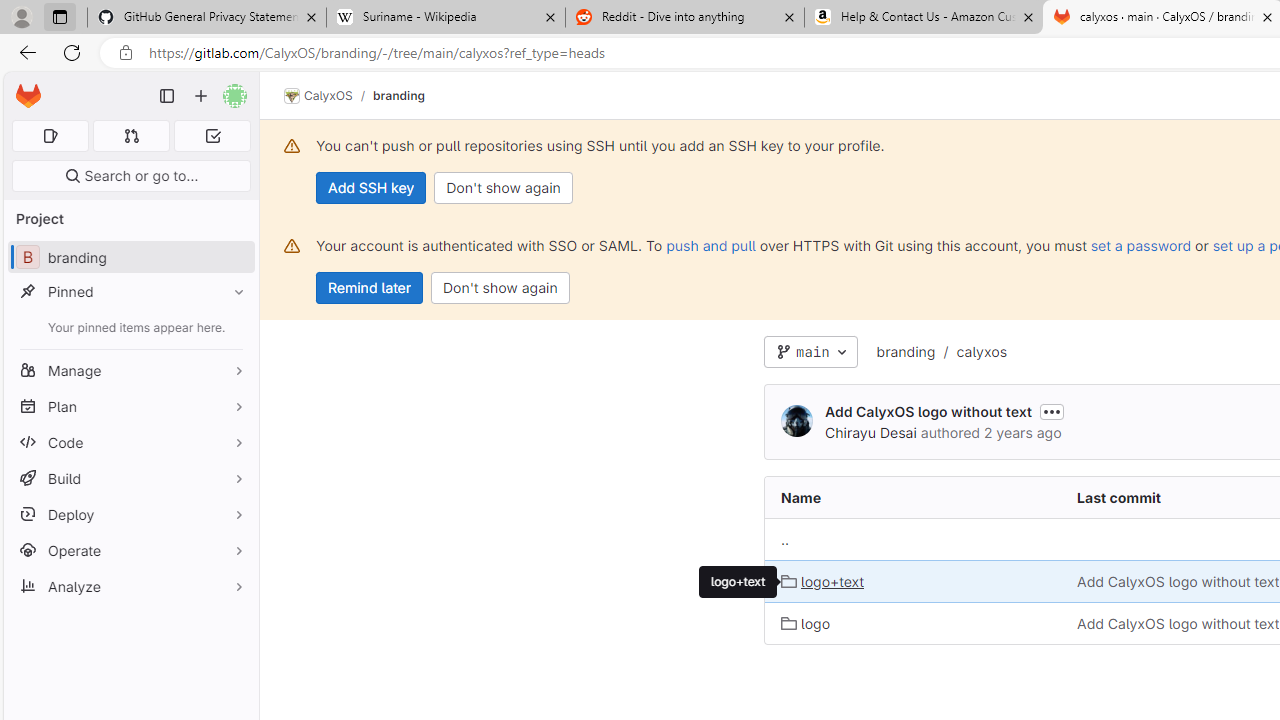  What do you see at coordinates (317, 96) in the screenshot?
I see `'CalyxOS'` at bounding box center [317, 96].